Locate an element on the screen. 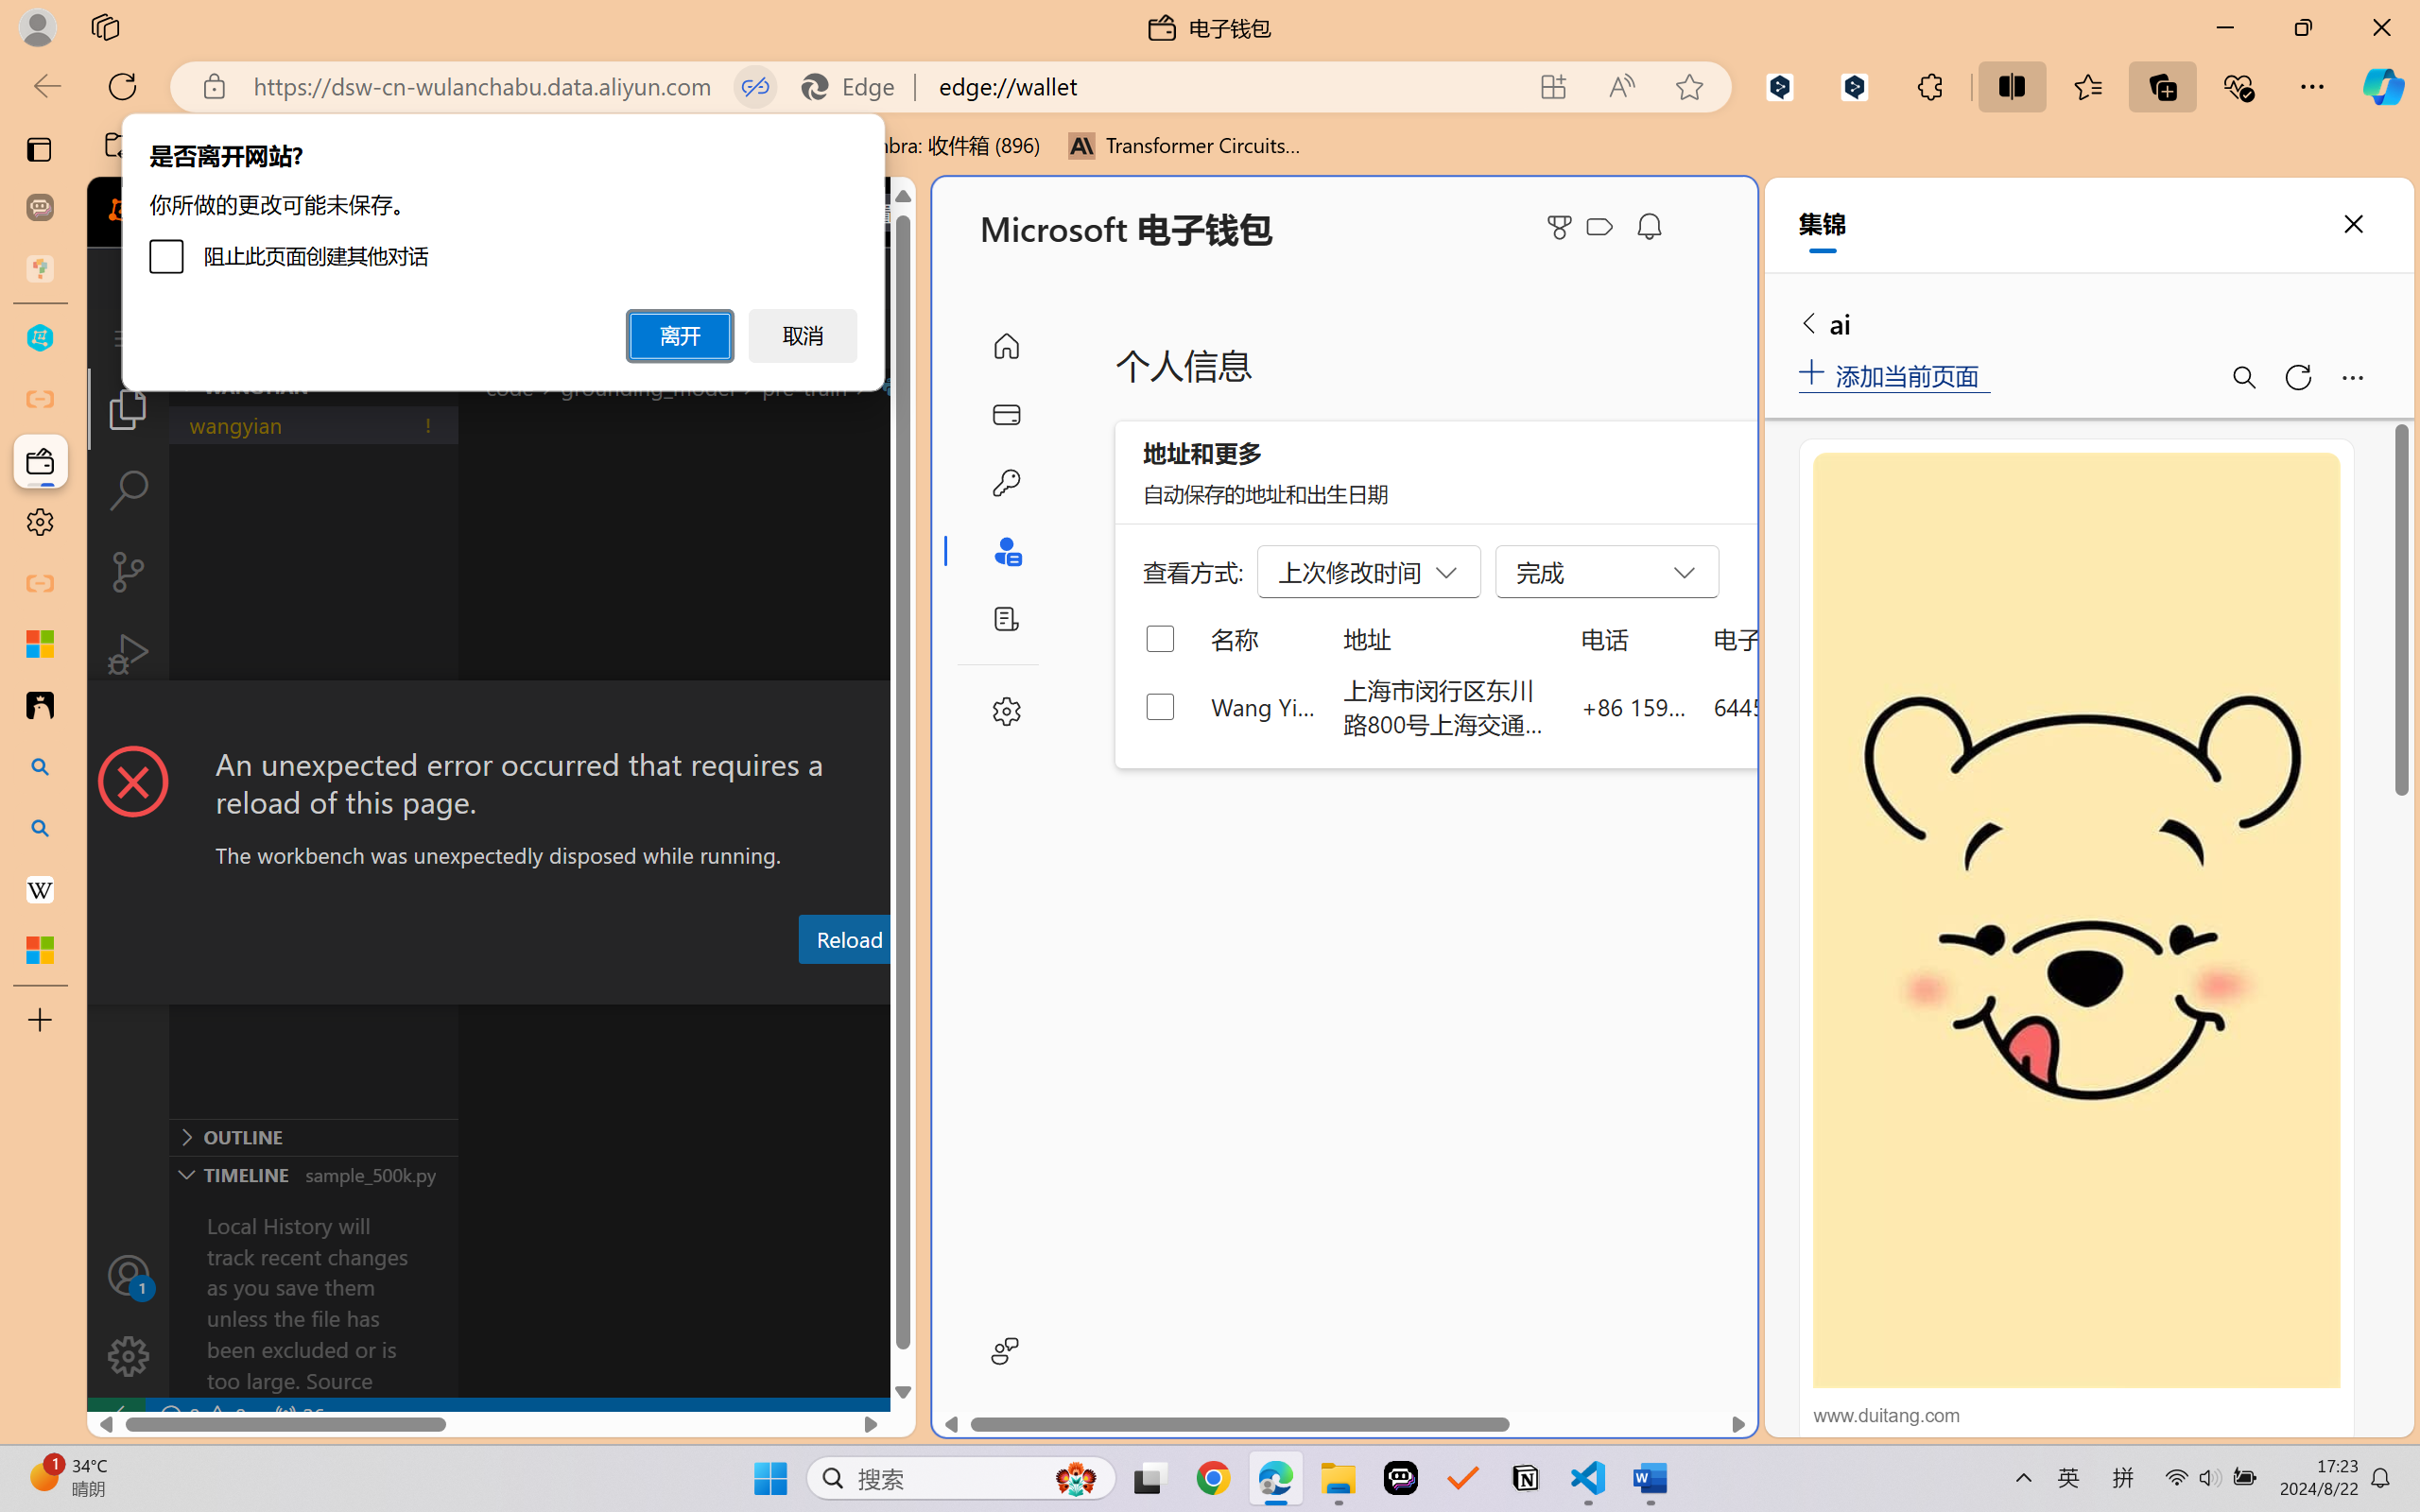 The image size is (2420, 1512). 'Manage' is located at coordinates (127, 1355).